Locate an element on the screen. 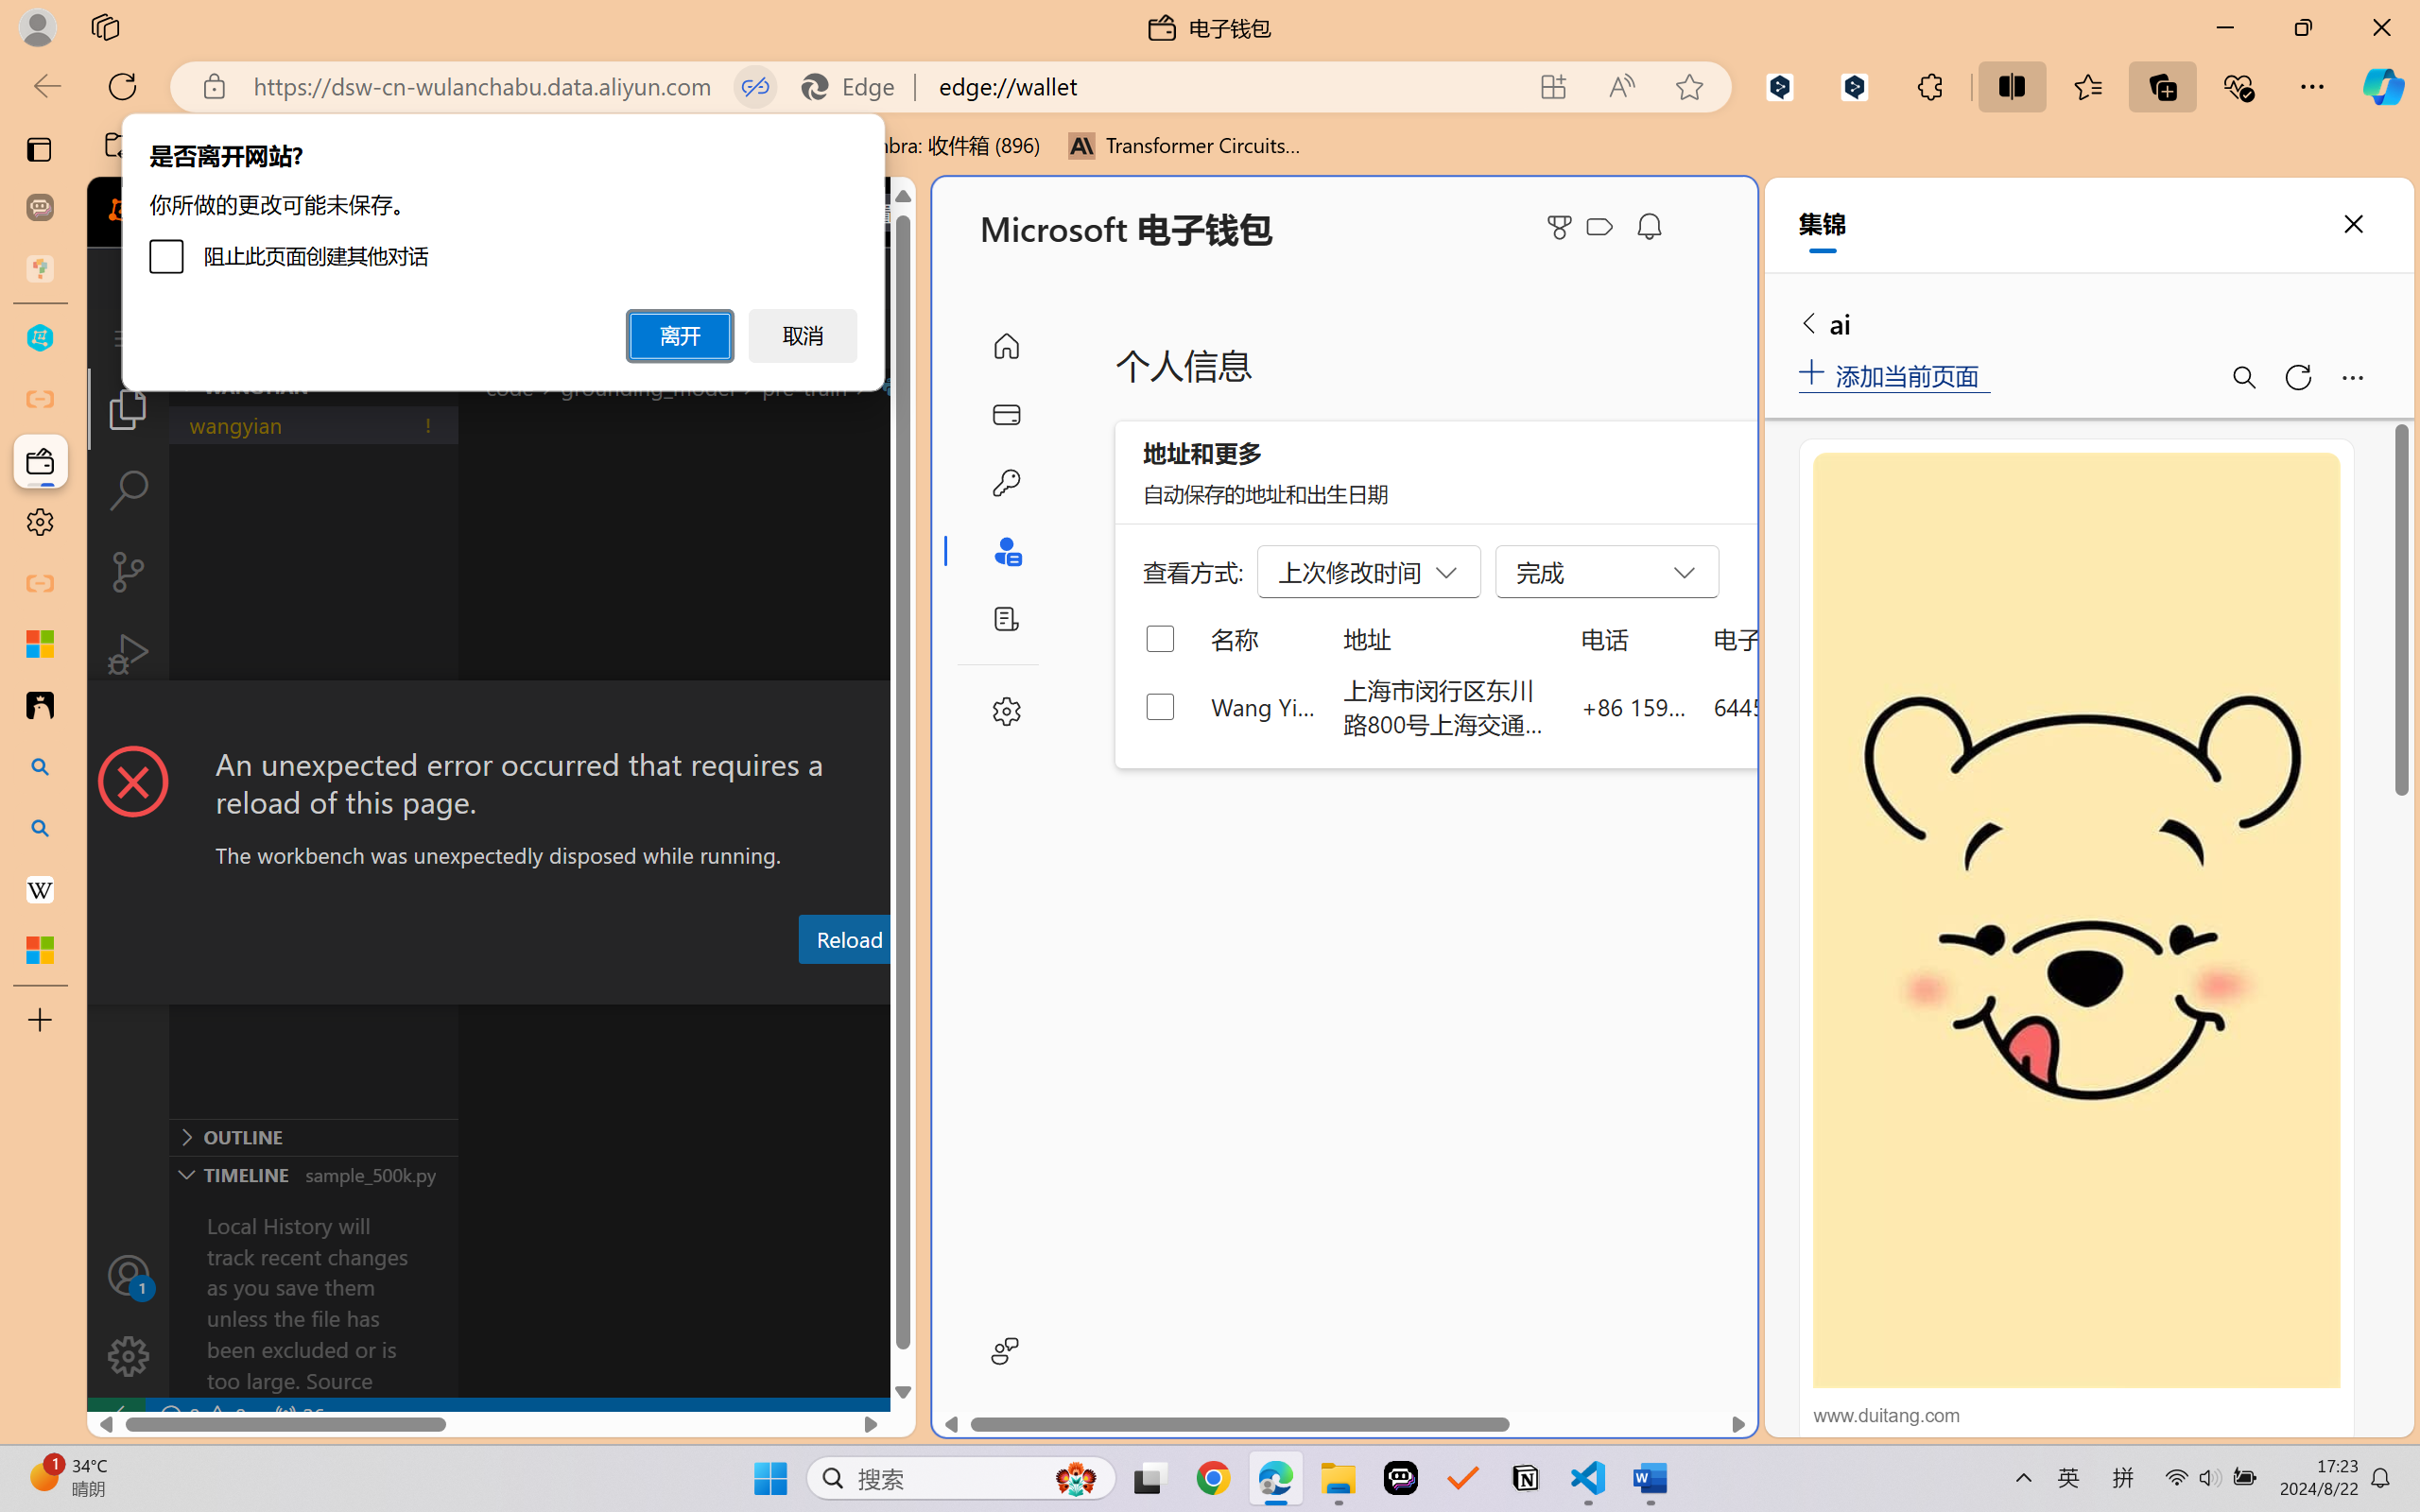 The image size is (2420, 1512). 'Manage' is located at coordinates (127, 1355).